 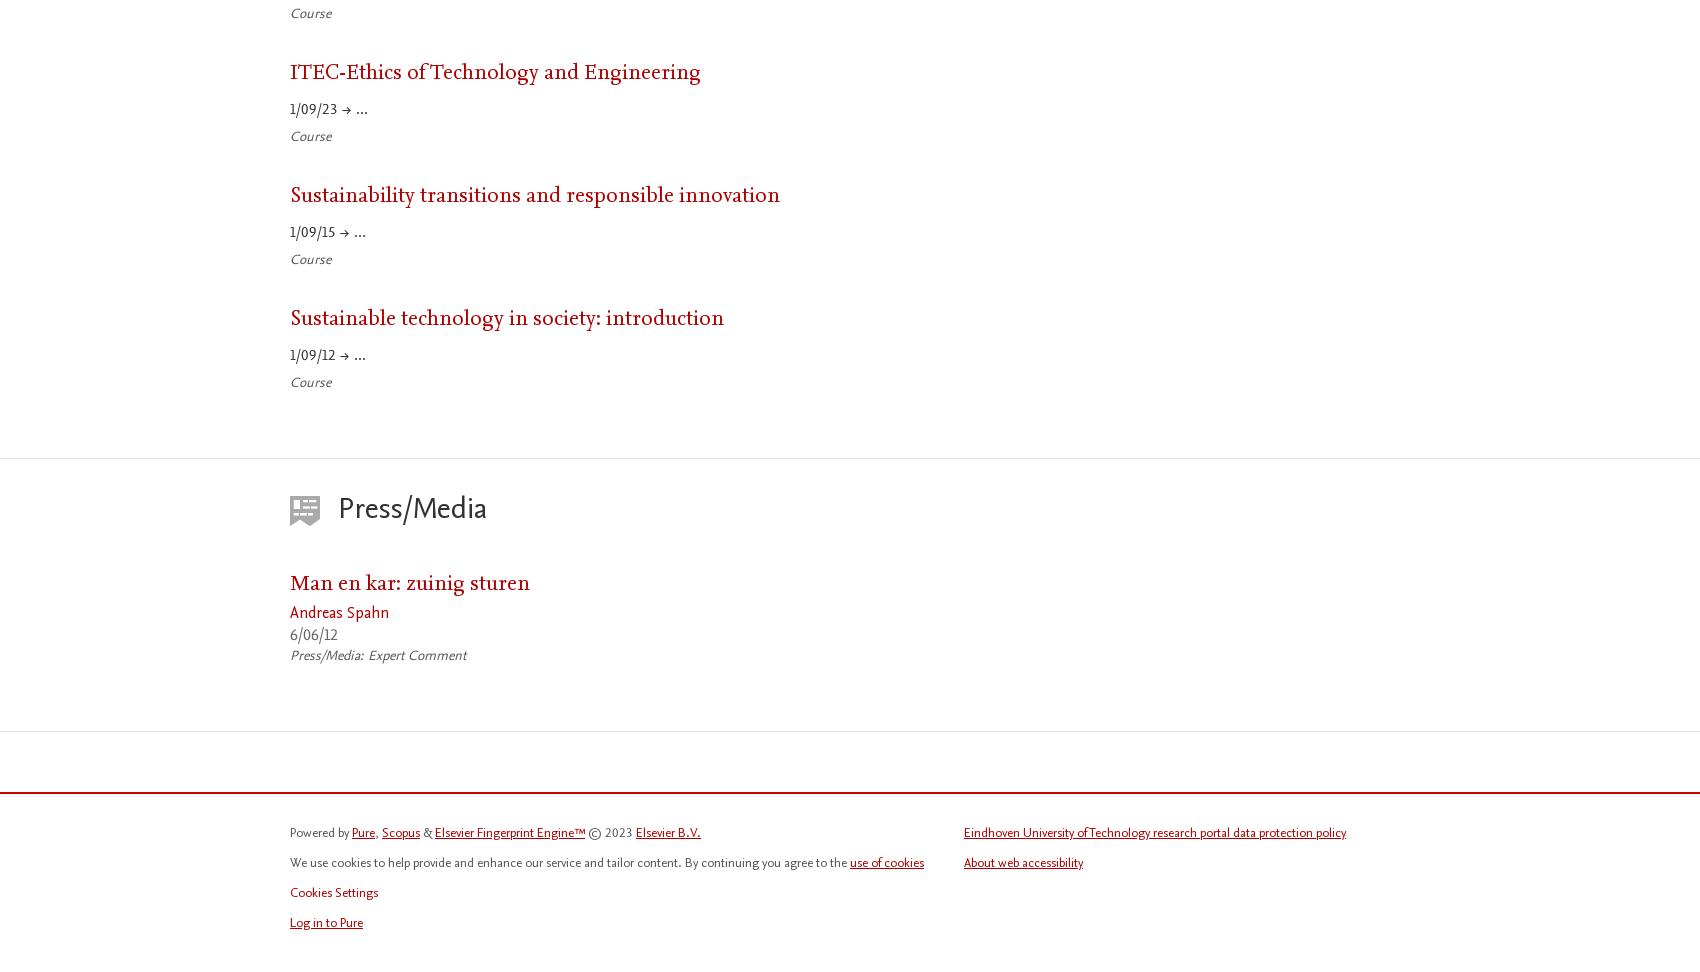 I want to click on '&', so click(x=419, y=831).